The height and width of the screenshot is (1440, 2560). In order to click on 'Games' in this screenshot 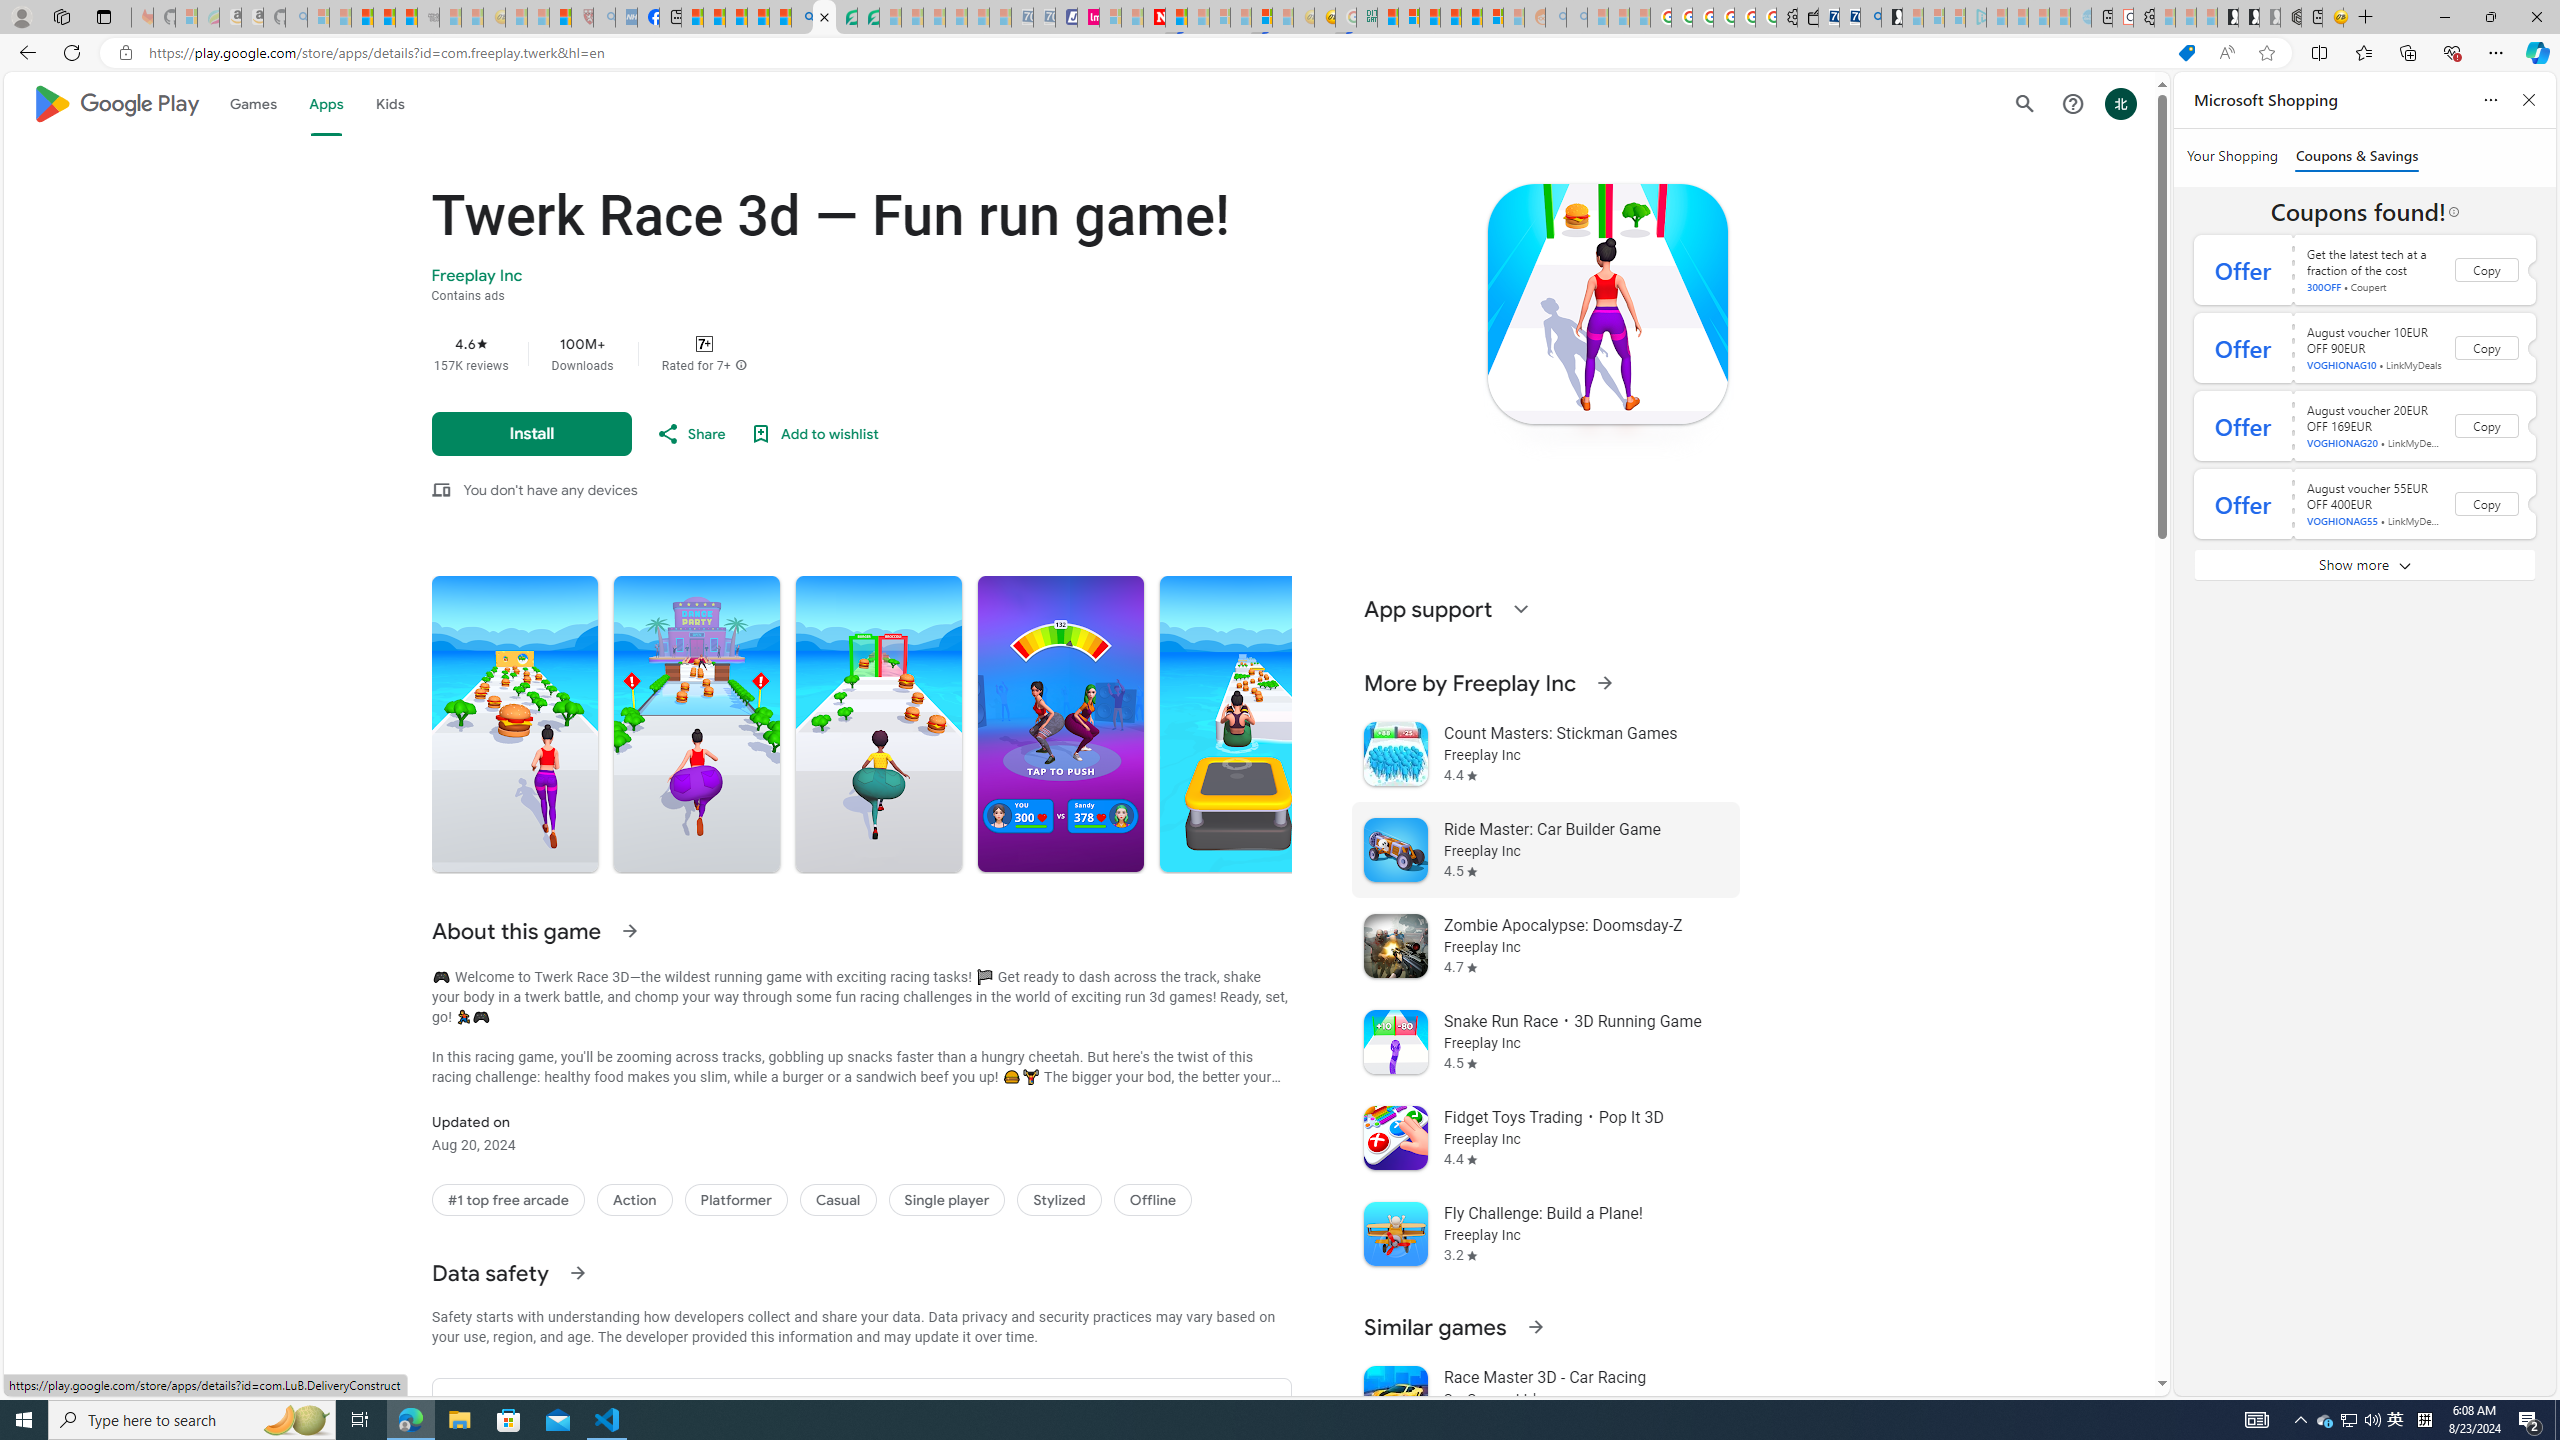, I will do `click(252, 103)`.